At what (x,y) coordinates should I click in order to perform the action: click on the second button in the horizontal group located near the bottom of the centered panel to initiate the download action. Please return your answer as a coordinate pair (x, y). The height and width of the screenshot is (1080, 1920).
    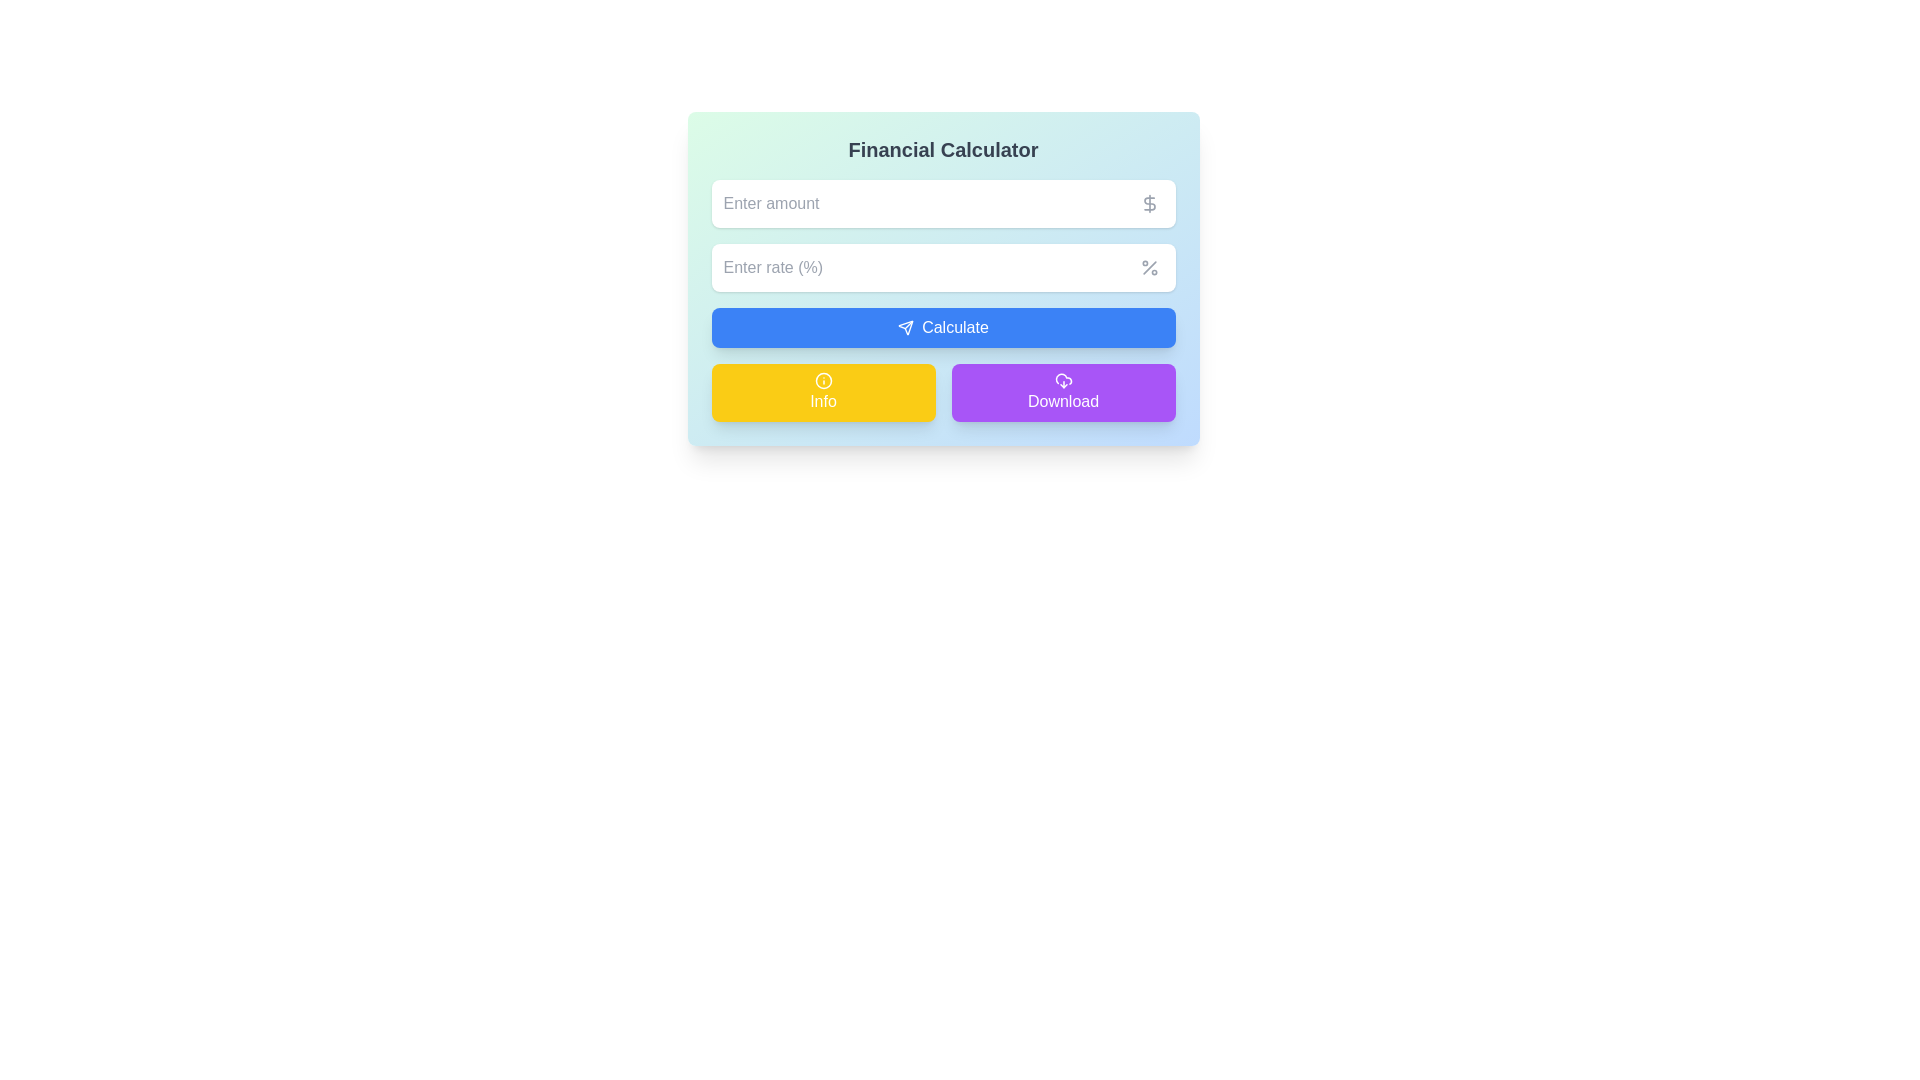
    Looking at the image, I should click on (1062, 393).